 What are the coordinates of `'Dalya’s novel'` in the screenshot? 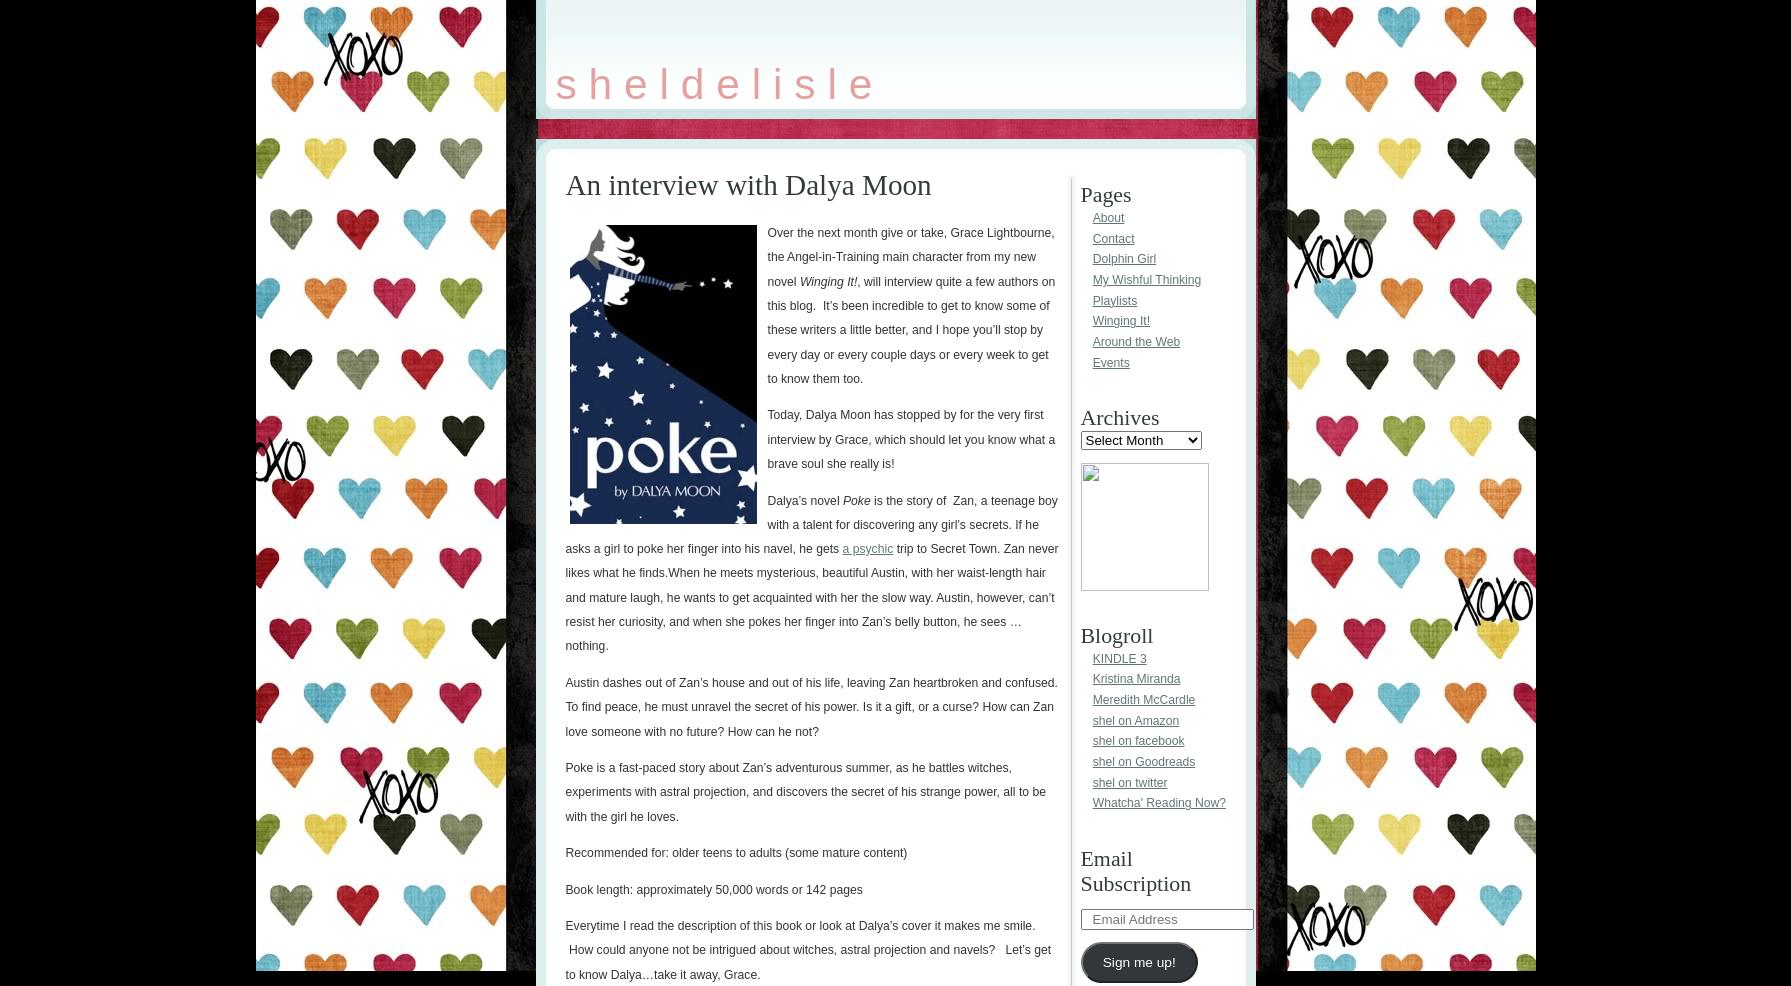 It's located at (804, 499).